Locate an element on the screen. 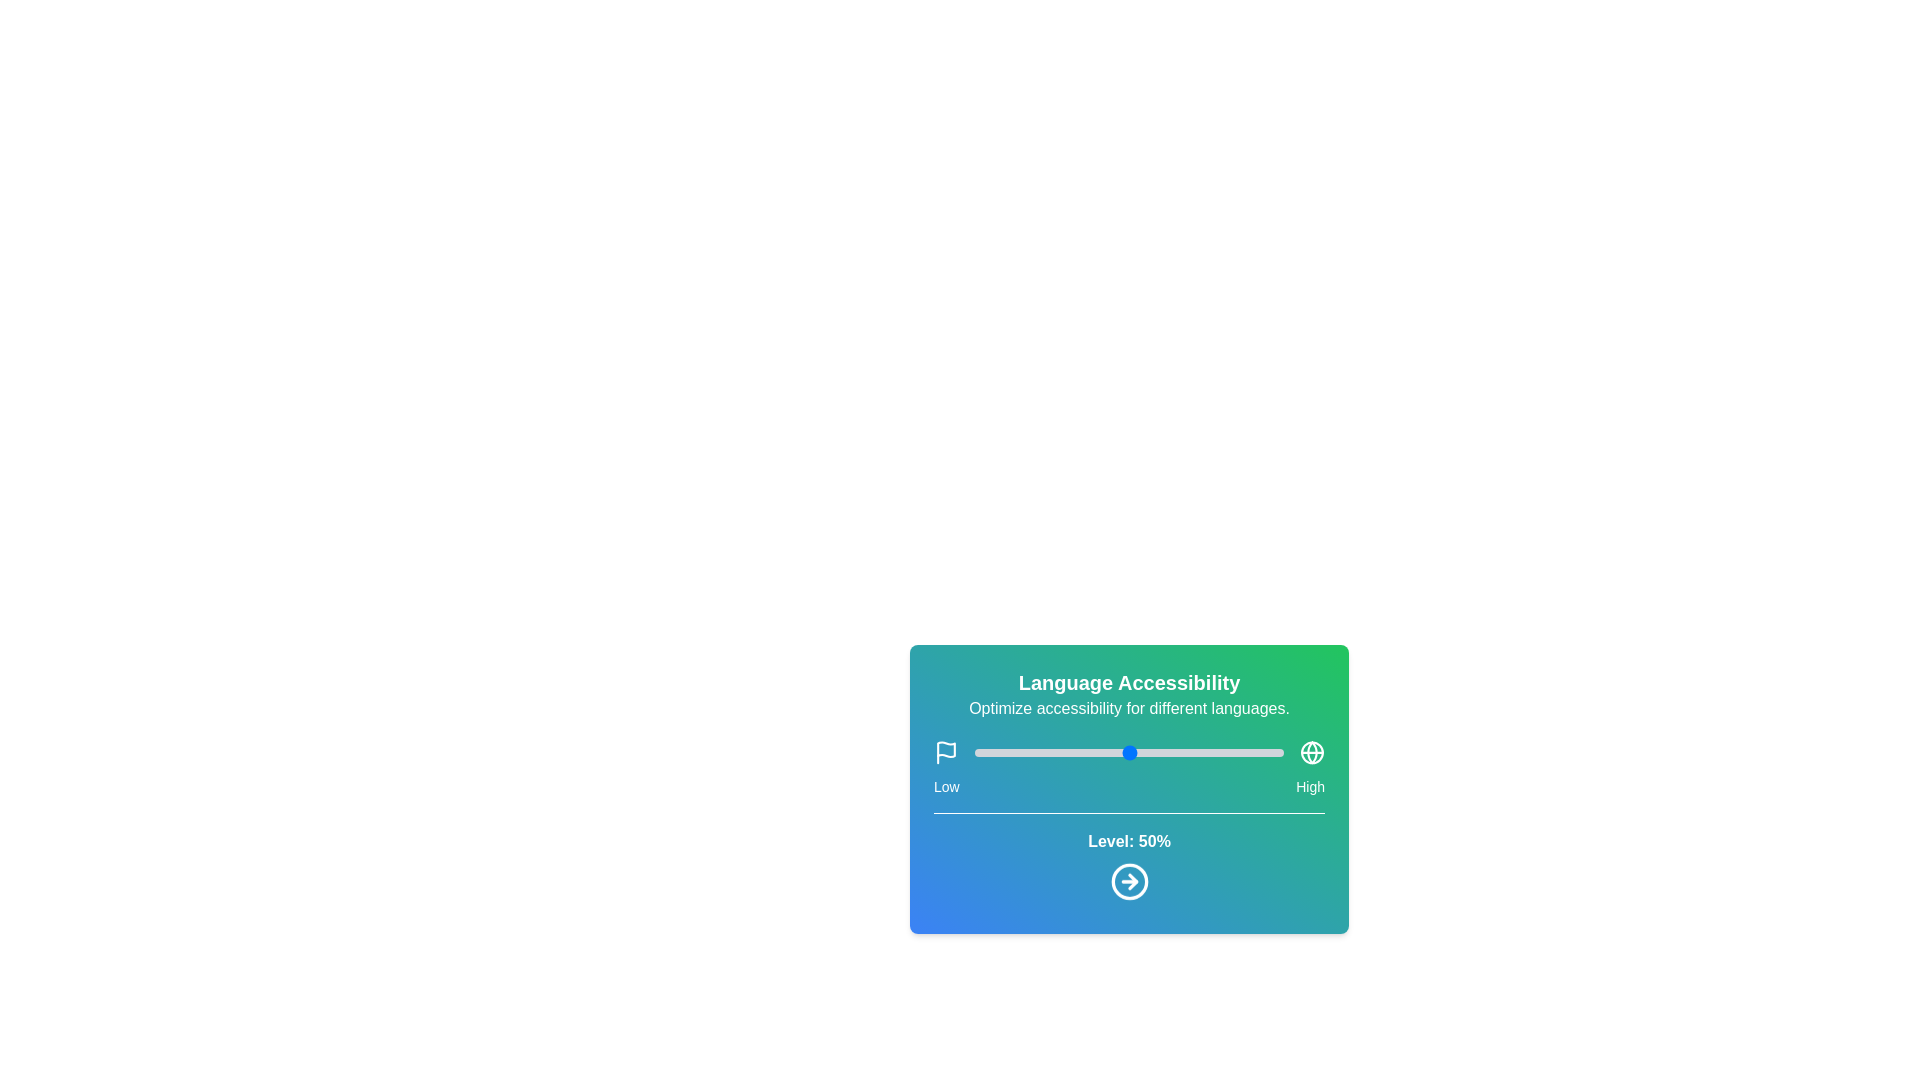 The height and width of the screenshot is (1080, 1920). the slider to set the language accessibility level to 52% is located at coordinates (1135, 752).